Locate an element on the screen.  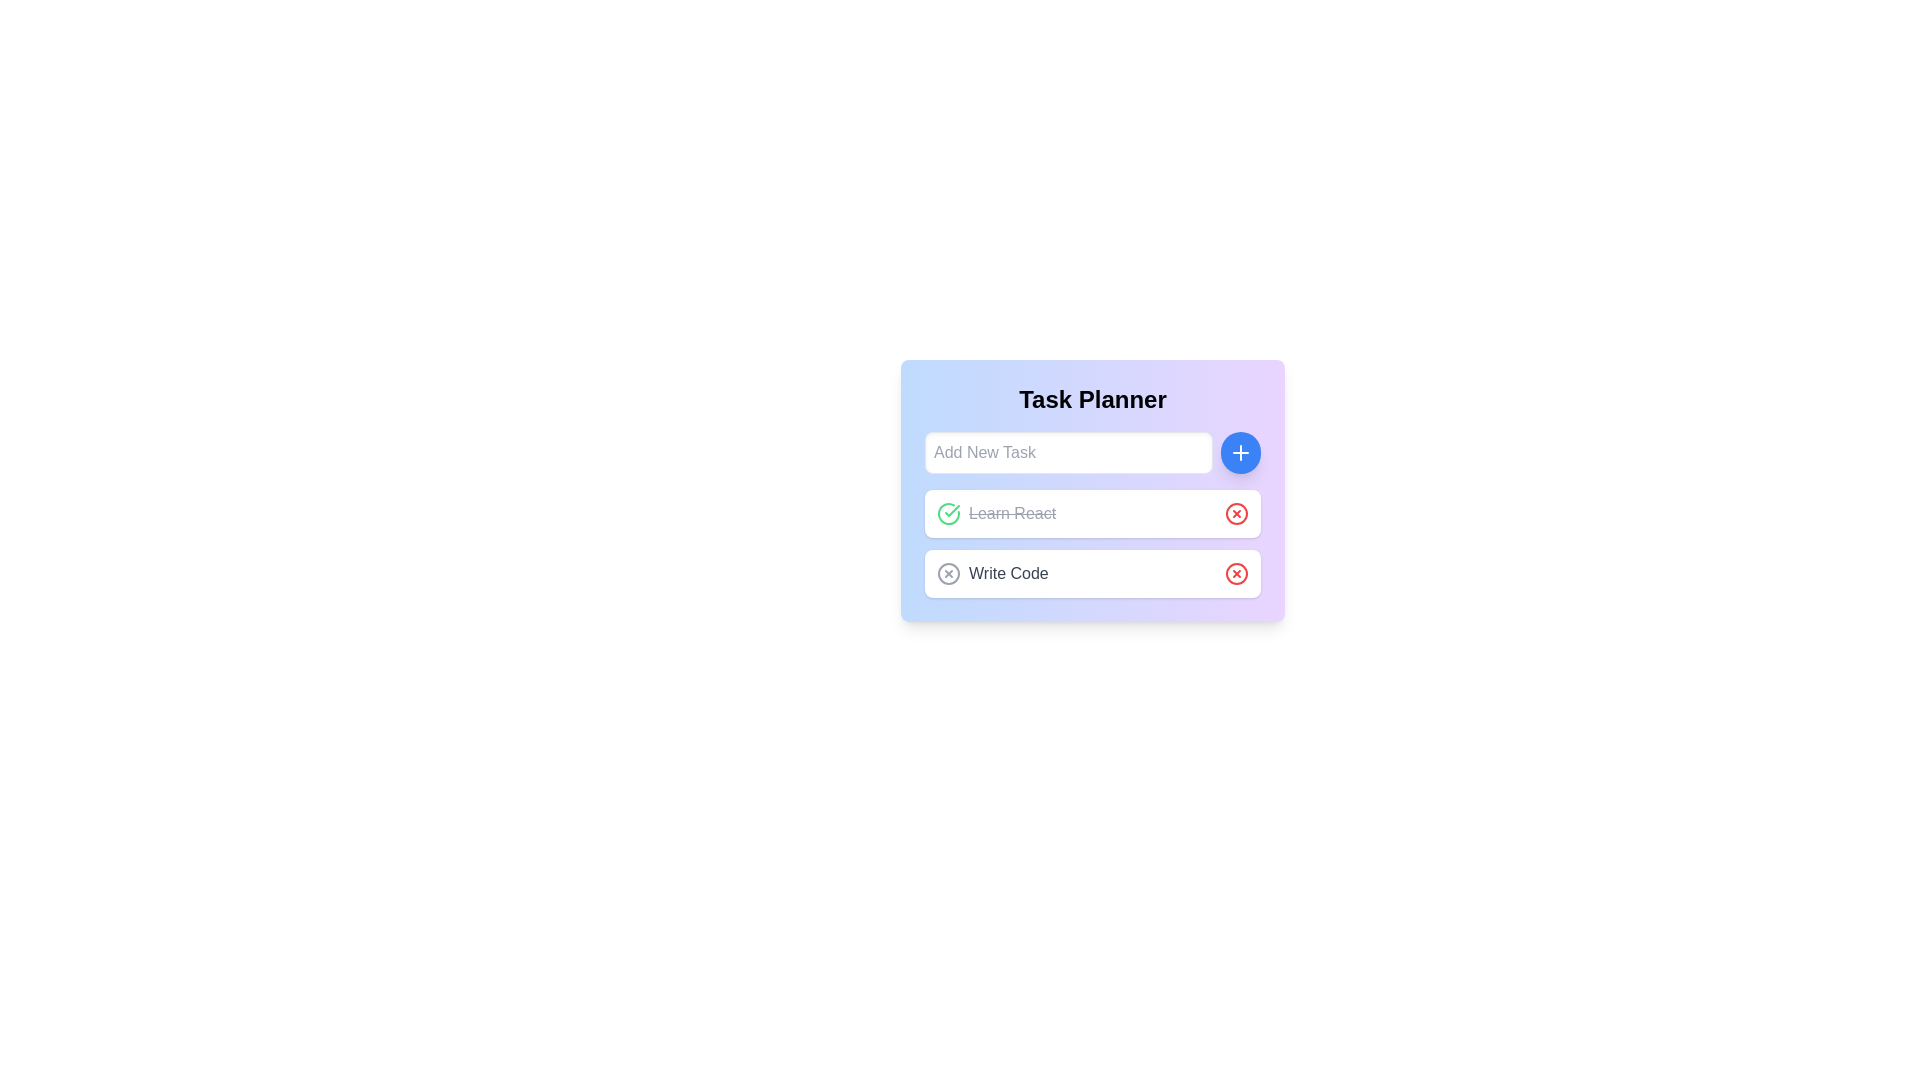
the circular blue button with a white plus (+) icon is located at coordinates (1240, 452).